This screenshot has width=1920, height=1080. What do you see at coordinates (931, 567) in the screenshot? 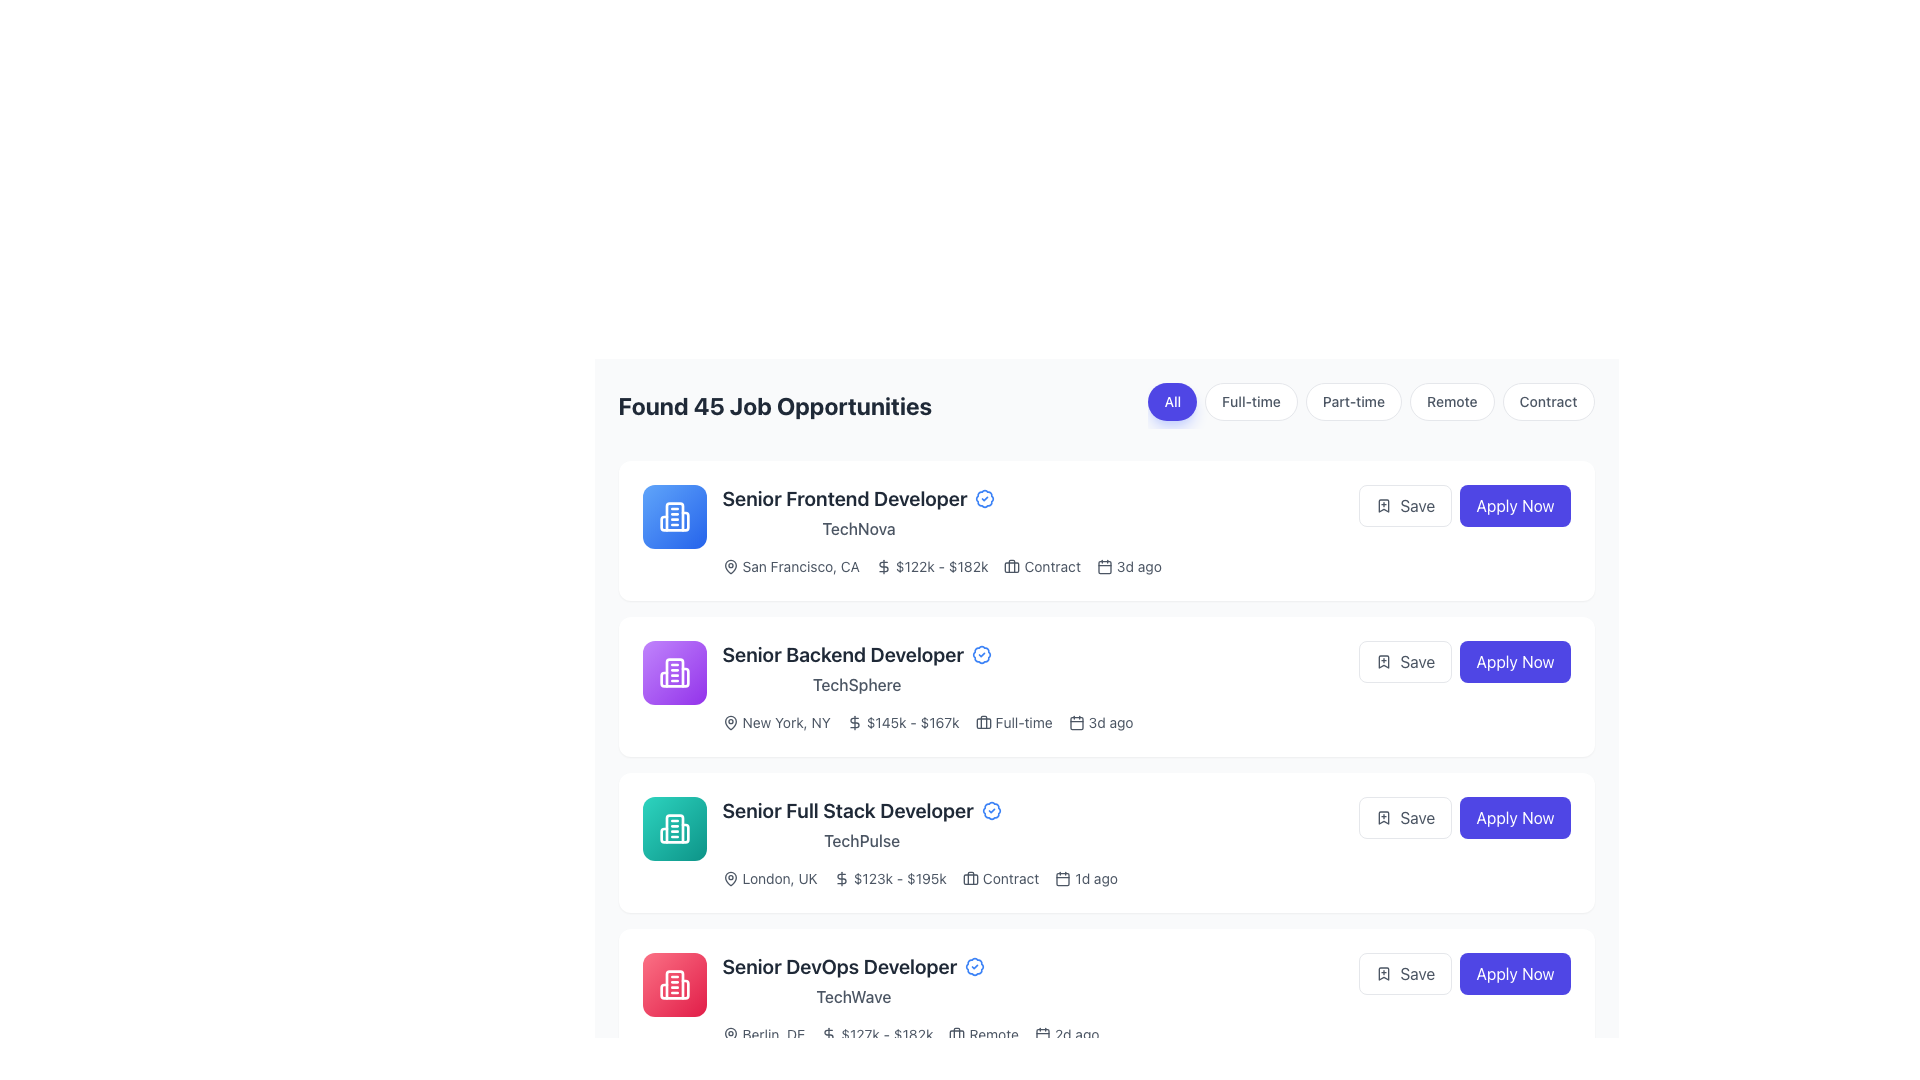
I see `the static text element displaying salary range '$122k - $182k' with an adjacent dollar sign icon, which is located in the metadata section of a job opportunity listing` at bounding box center [931, 567].